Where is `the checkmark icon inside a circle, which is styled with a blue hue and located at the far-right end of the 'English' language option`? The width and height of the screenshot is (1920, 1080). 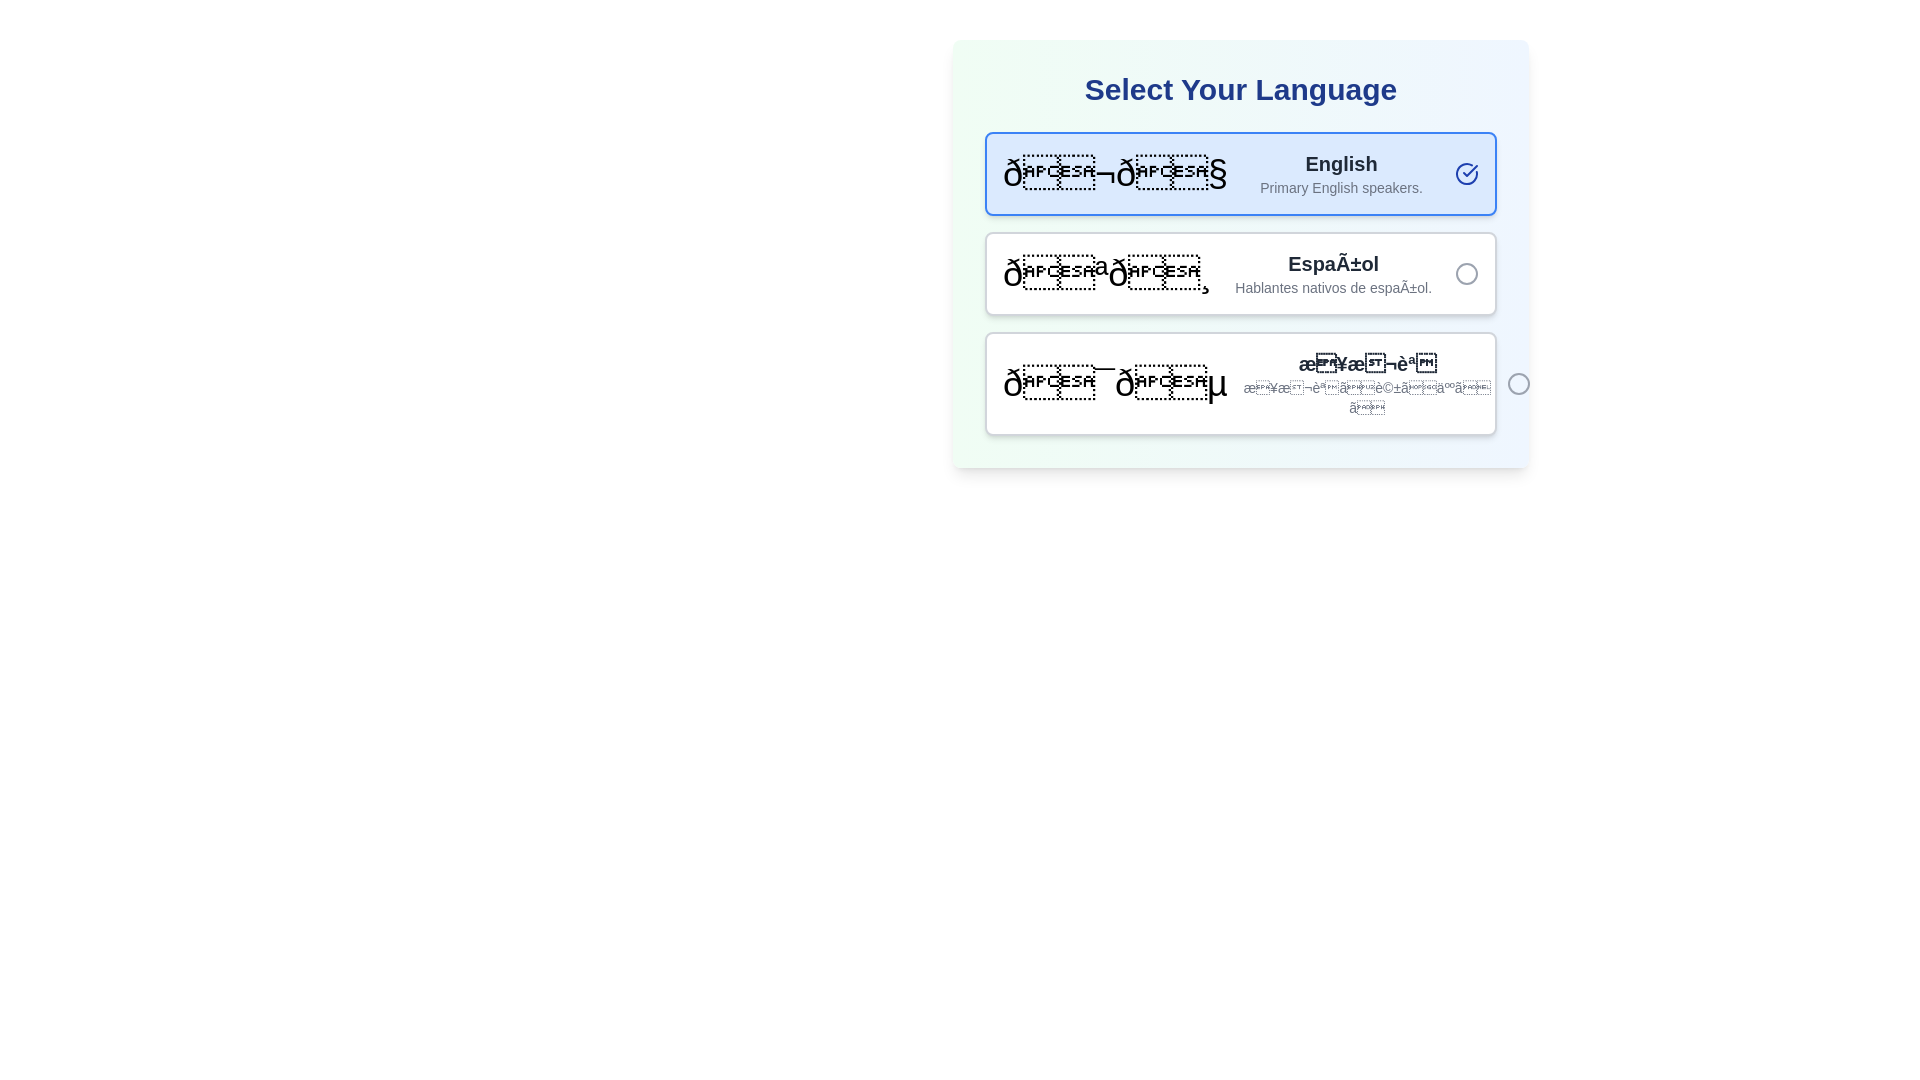 the checkmark icon inside a circle, which is styled with a blue hue and located at the far-right end of the 'English' language option is located at coordinates (1467, 172).